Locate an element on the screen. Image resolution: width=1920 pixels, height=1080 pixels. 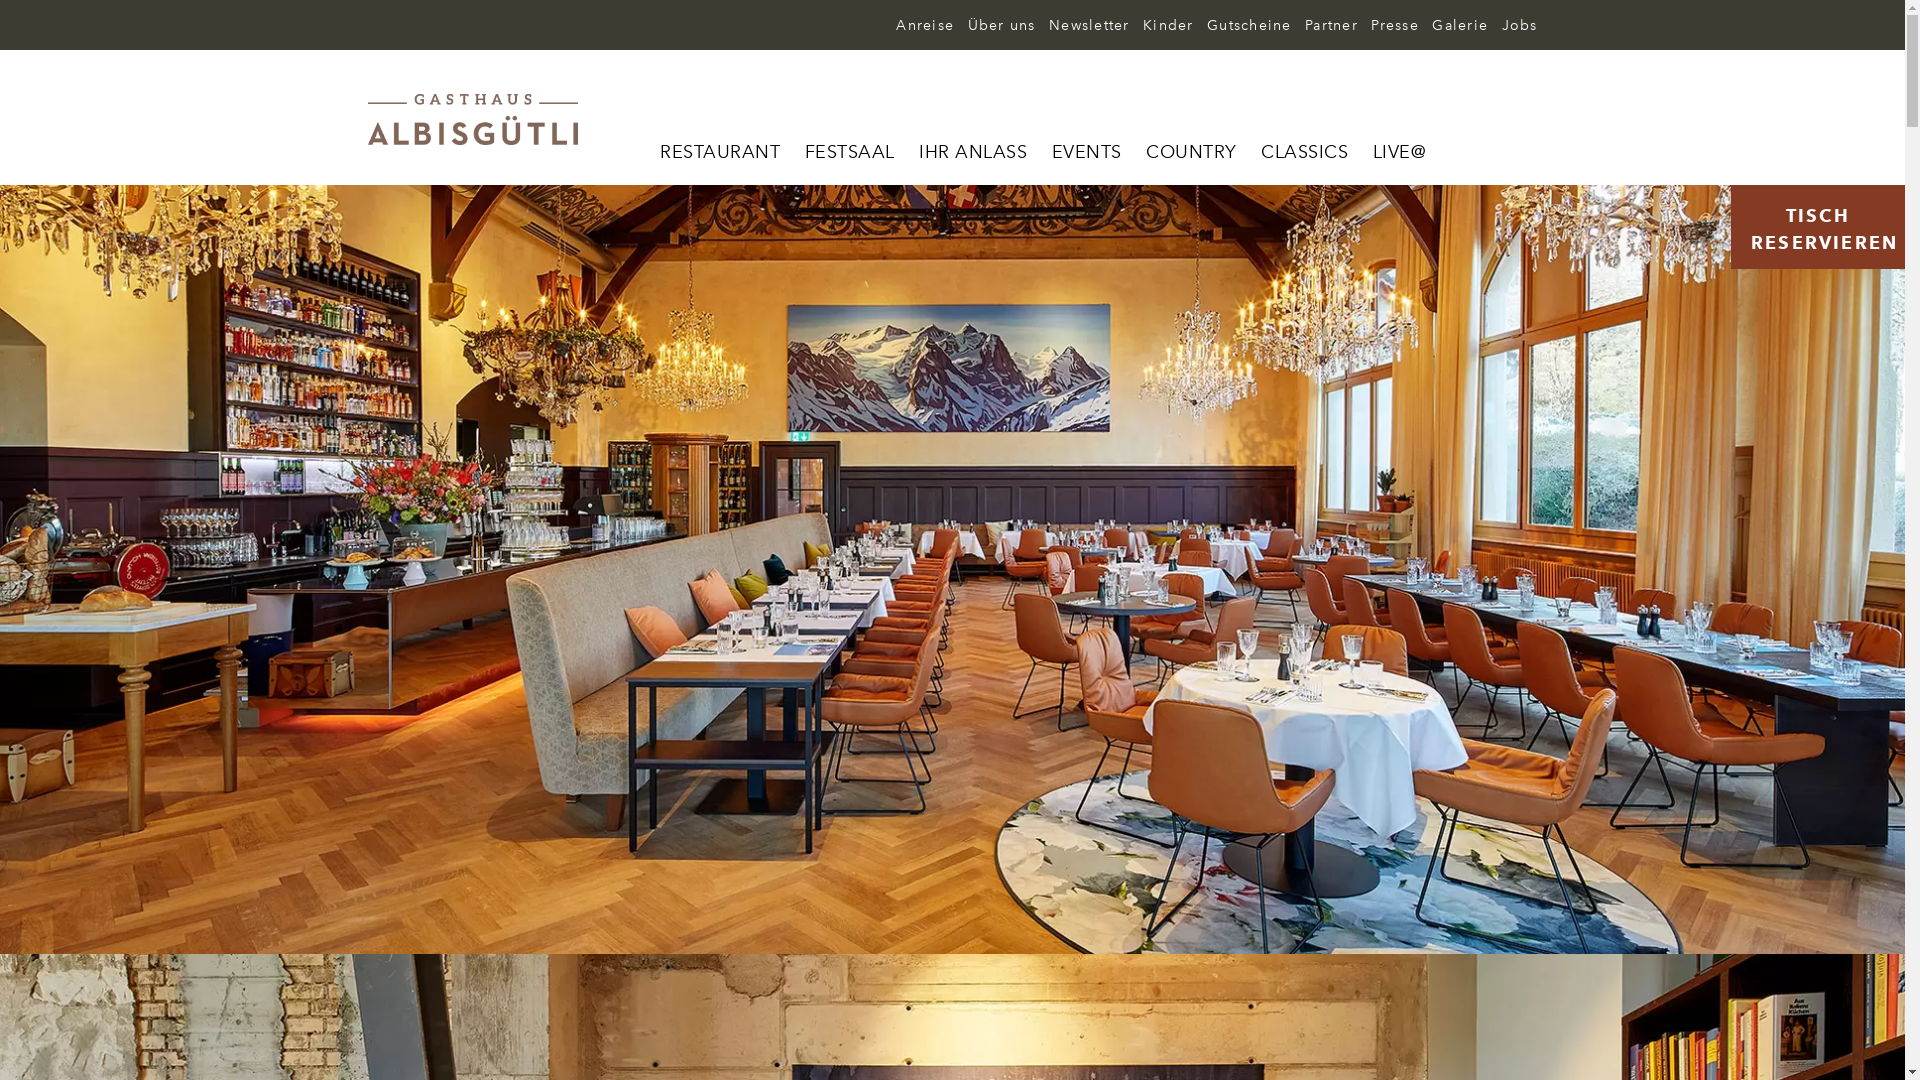
'RESTAURANT' is located at coordinates (720, 153).